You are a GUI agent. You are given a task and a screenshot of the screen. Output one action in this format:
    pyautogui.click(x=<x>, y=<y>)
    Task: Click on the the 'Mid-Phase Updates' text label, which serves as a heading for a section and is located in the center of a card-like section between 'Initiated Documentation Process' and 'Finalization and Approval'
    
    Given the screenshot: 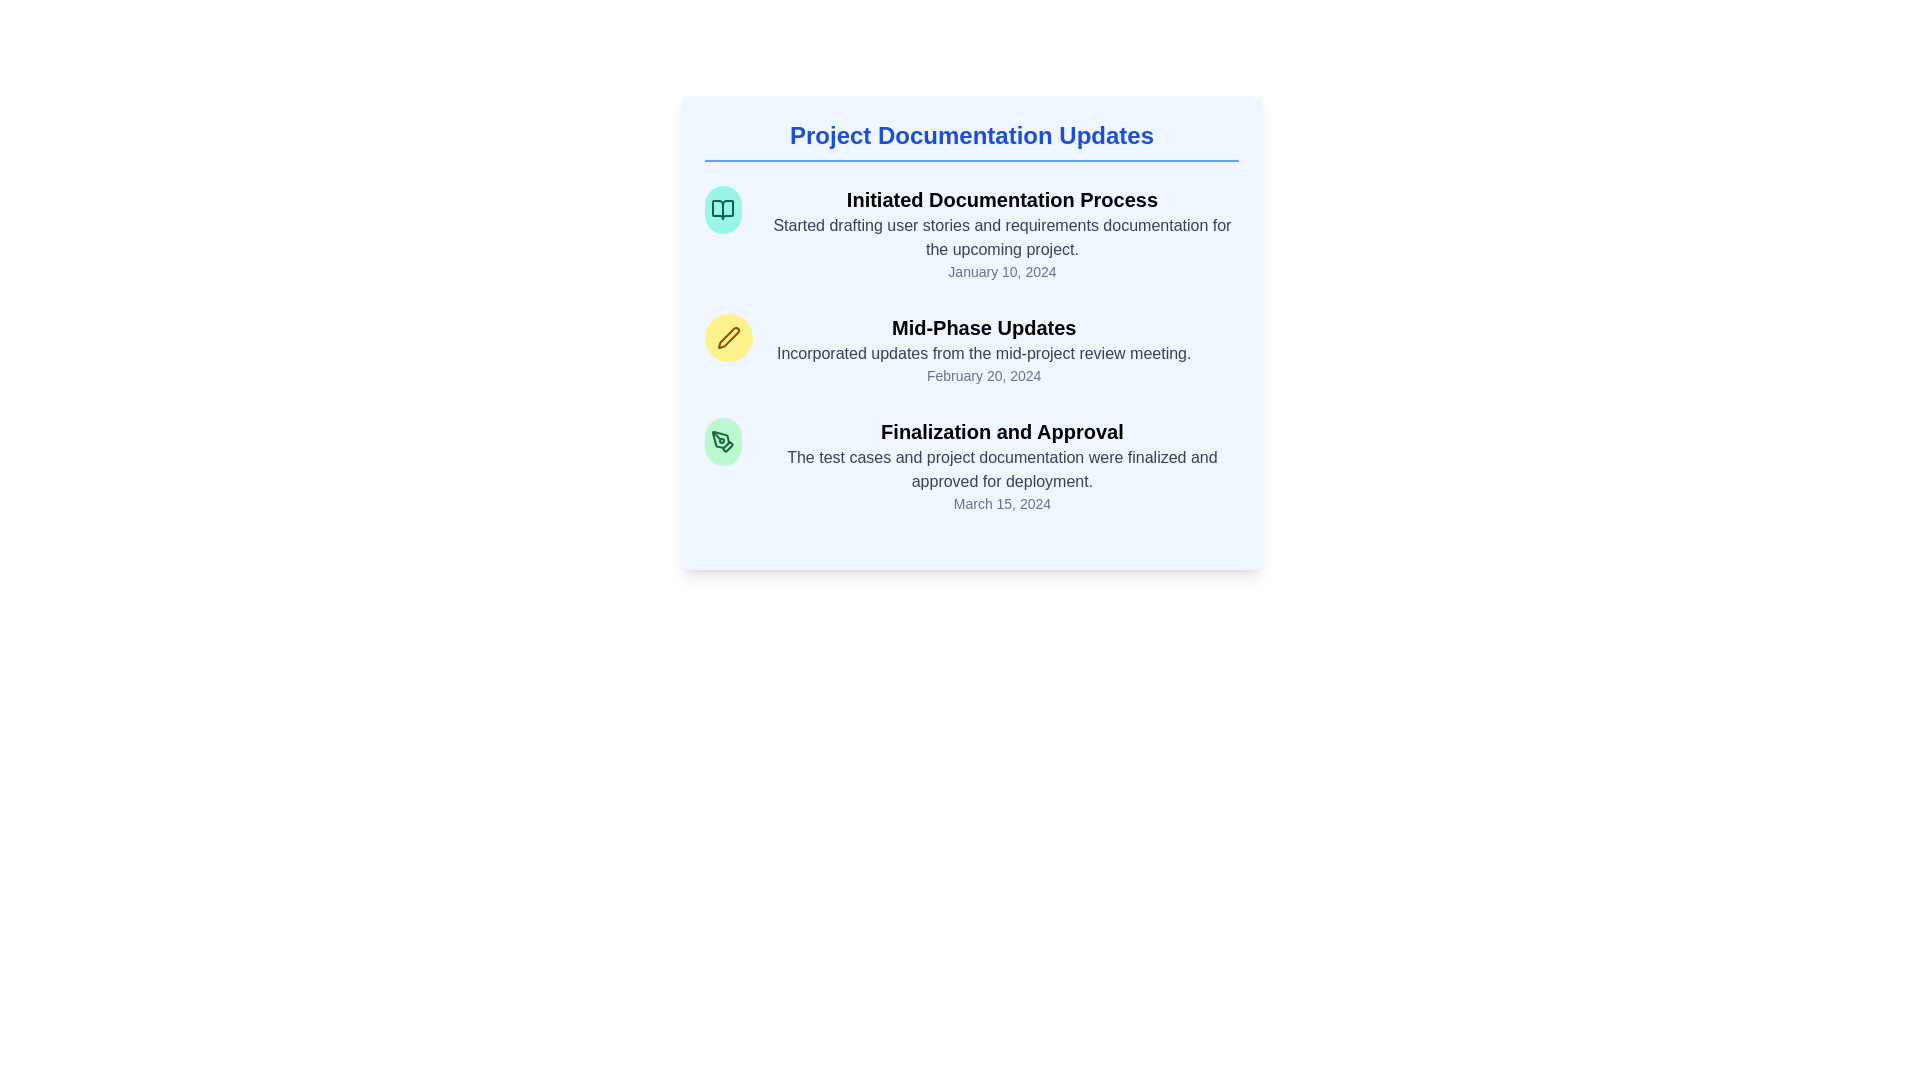 What is the action you would take?
    pyautogui.click(x=984, y=326)
    